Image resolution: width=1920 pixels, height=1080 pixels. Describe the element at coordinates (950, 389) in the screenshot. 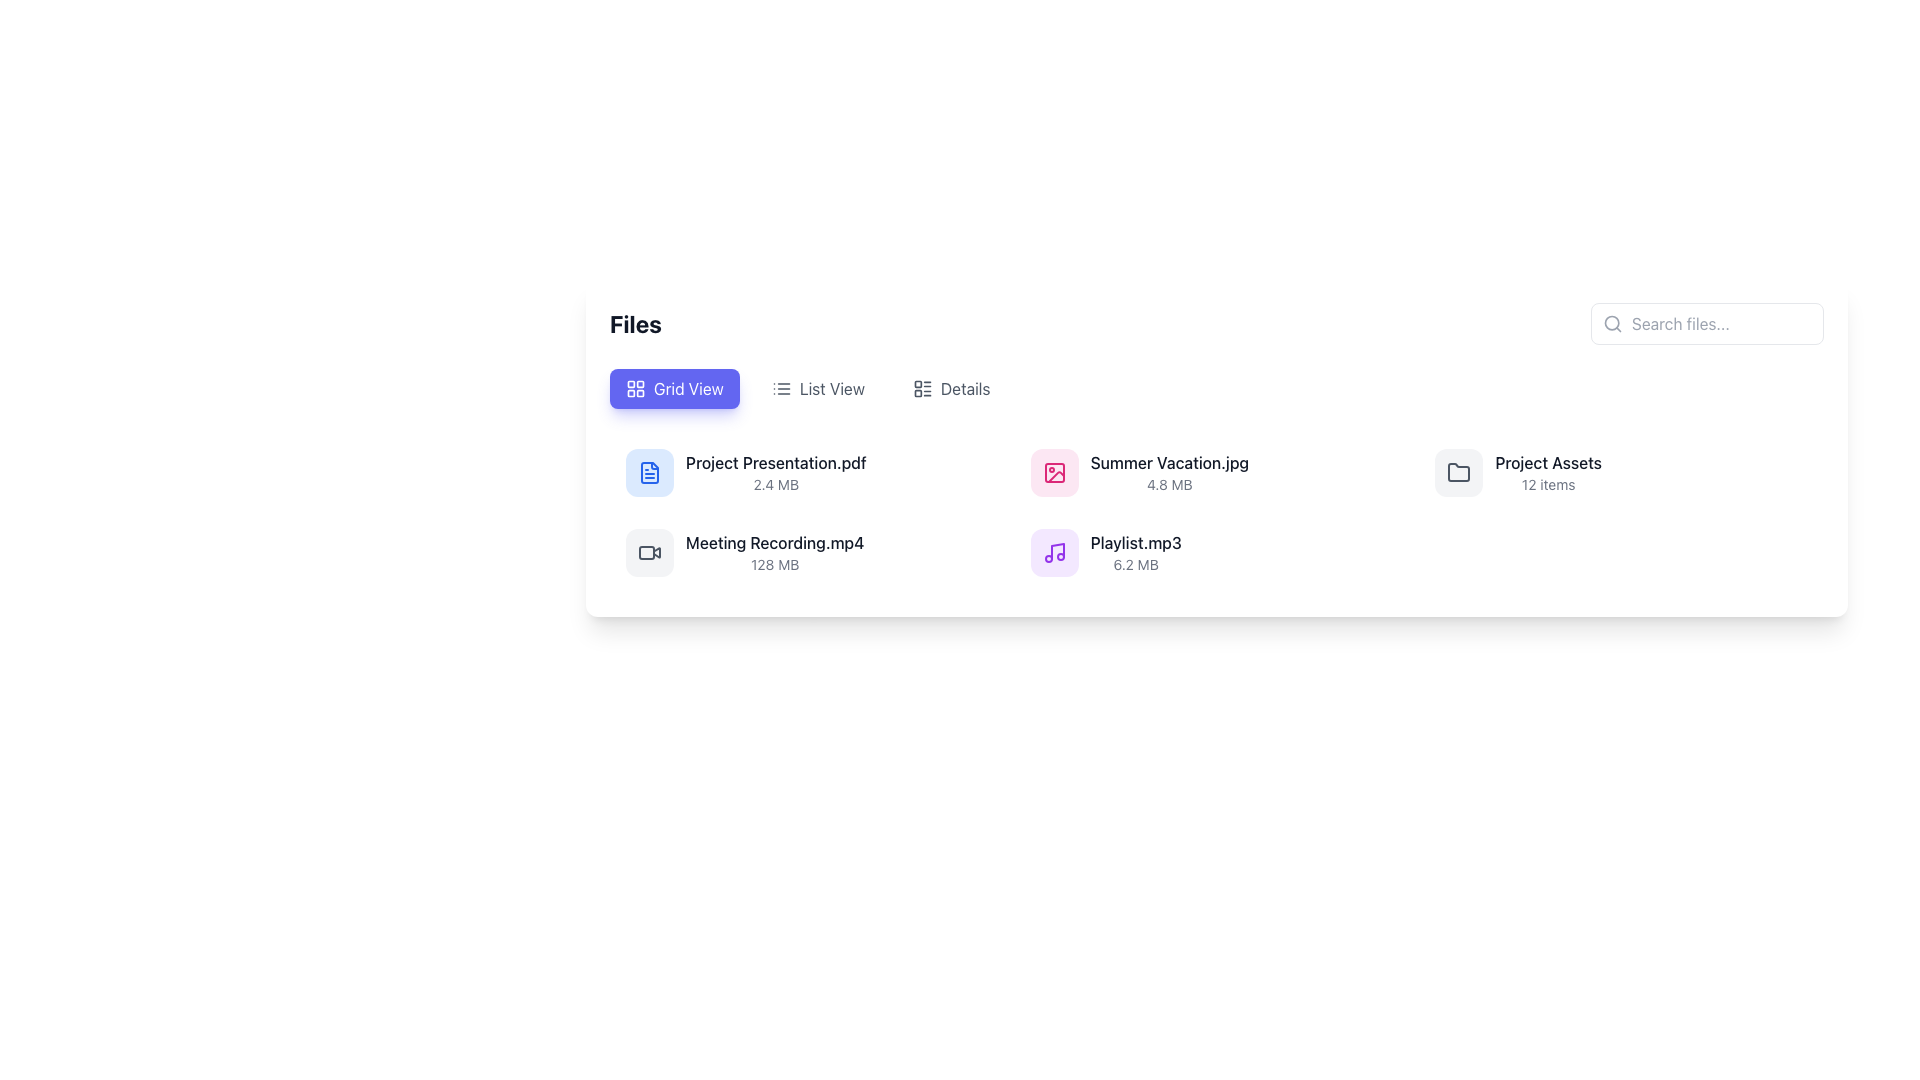

I see `the 'Details' view mode button located to the right of the 'Grid View' and 'List View' buttons at the top of the file management interface for keyboard navigation` at that location.